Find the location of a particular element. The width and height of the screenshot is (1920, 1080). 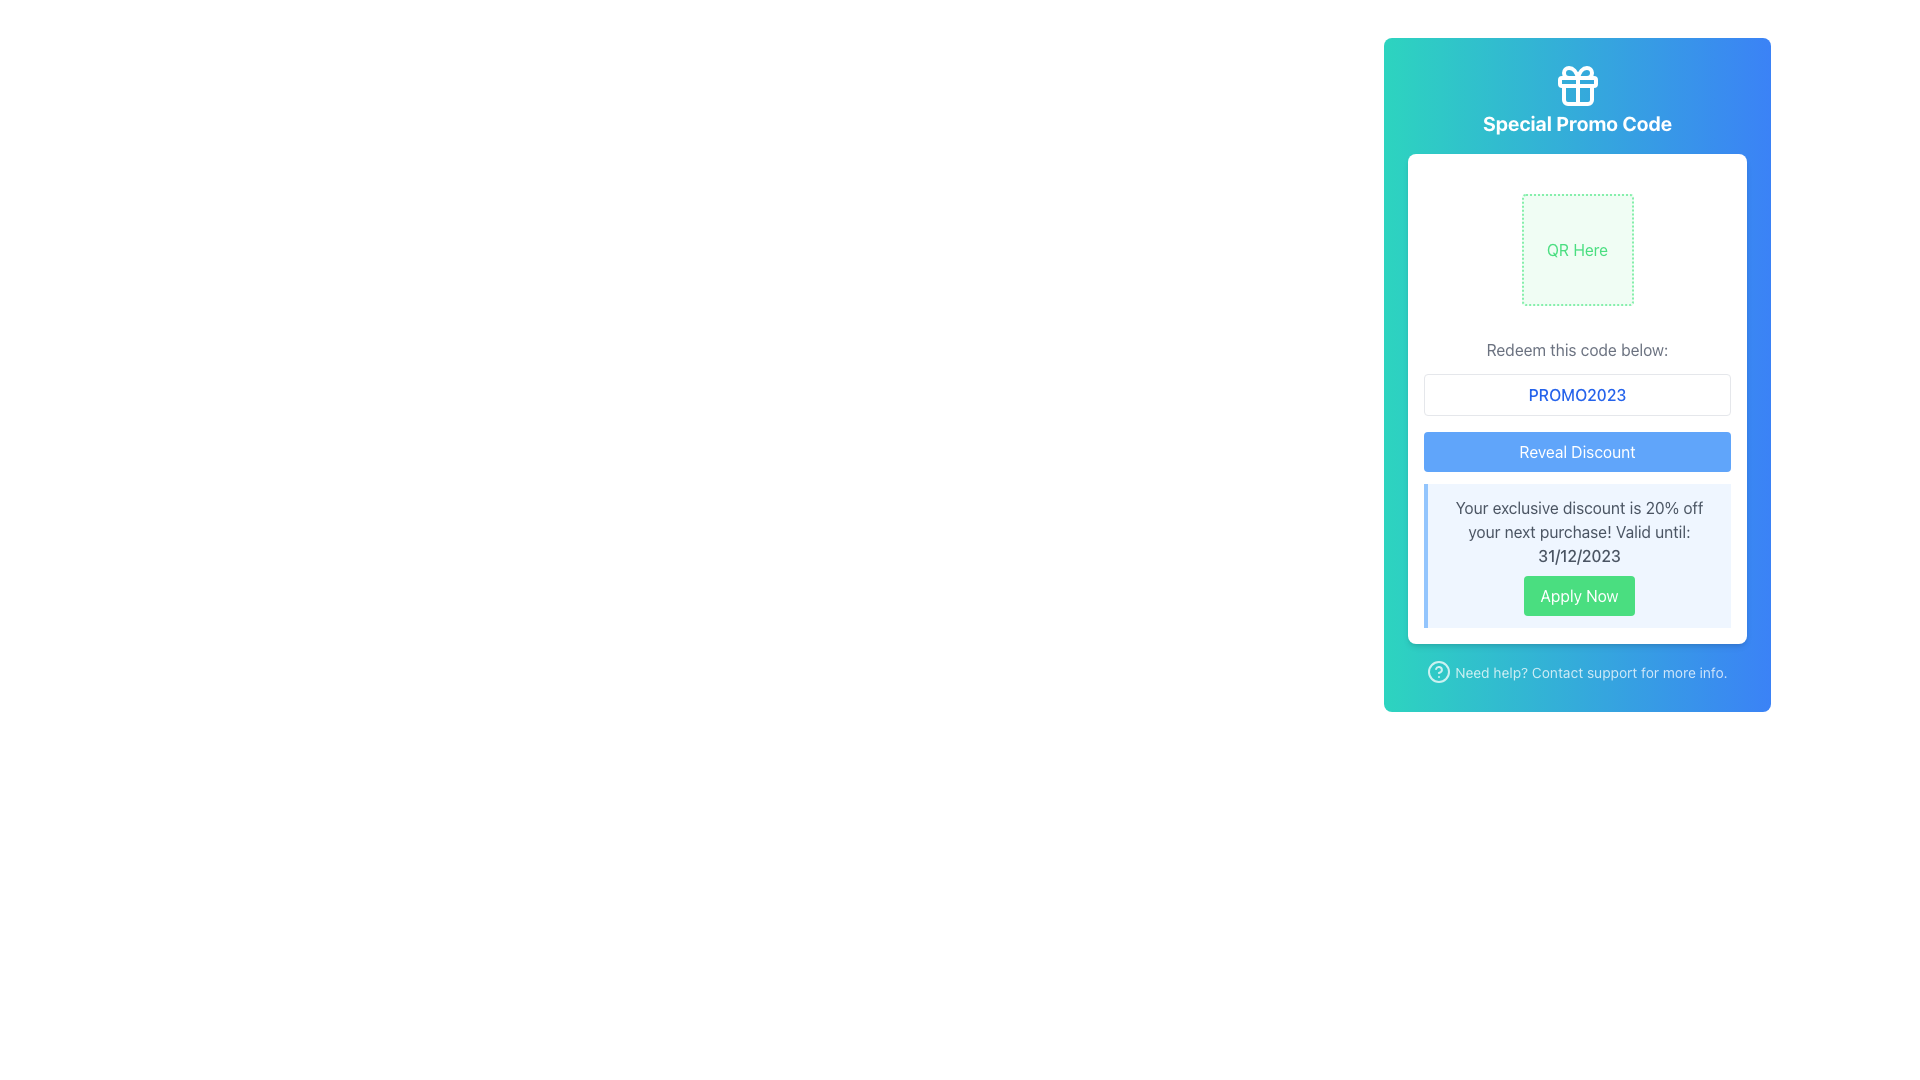

the informational help icon located at the bottom-left side of the footer section, aligned horizontally with the 'Need help? Contact support for more info.' text is located at coordinates (1438, 671).